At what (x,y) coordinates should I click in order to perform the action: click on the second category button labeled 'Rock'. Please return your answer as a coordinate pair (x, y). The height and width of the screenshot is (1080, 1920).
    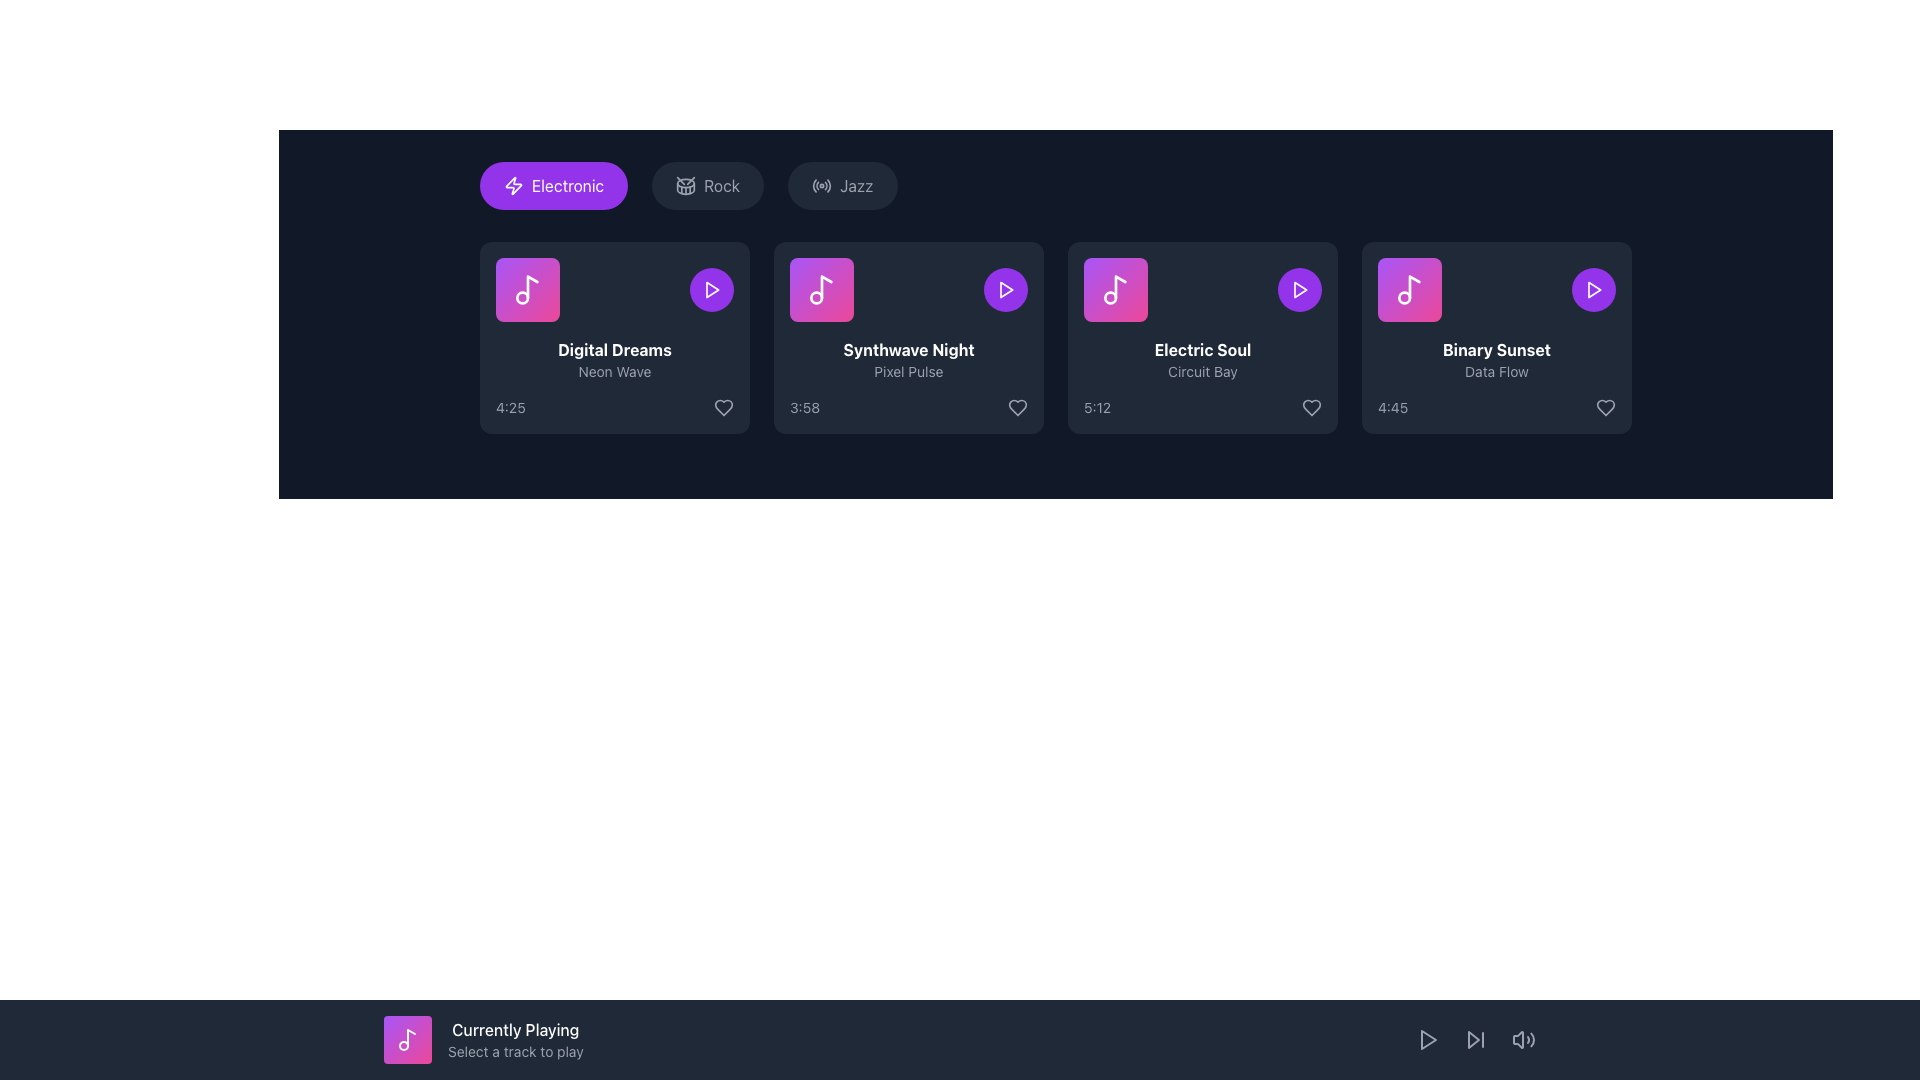
    Looking at the image, I should click on (721, 185).